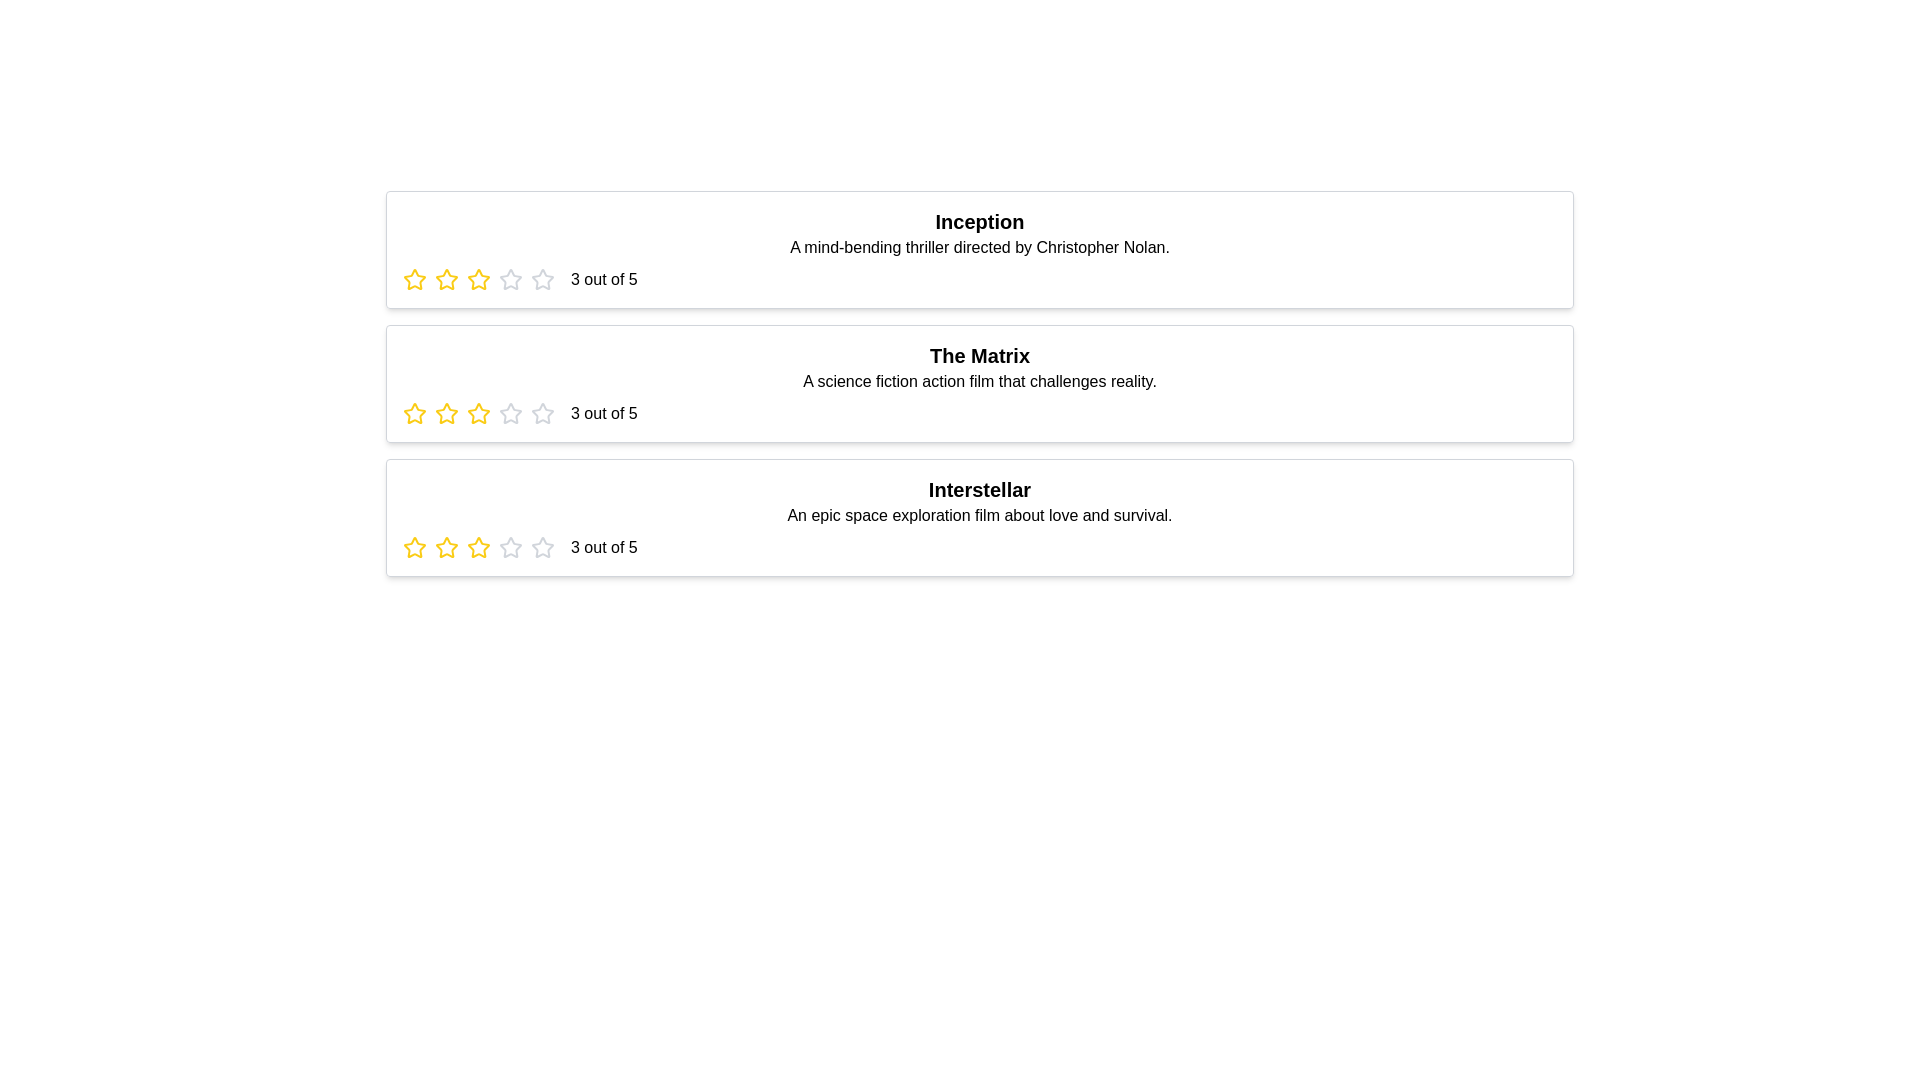 Image resolution: width=1920 pixels, height=1080 pixels. Describe the element at coordinates (413, 412) in the screenshot. I see `the star corresponding to 1 stars for the movie titled The Matrix` at that location.